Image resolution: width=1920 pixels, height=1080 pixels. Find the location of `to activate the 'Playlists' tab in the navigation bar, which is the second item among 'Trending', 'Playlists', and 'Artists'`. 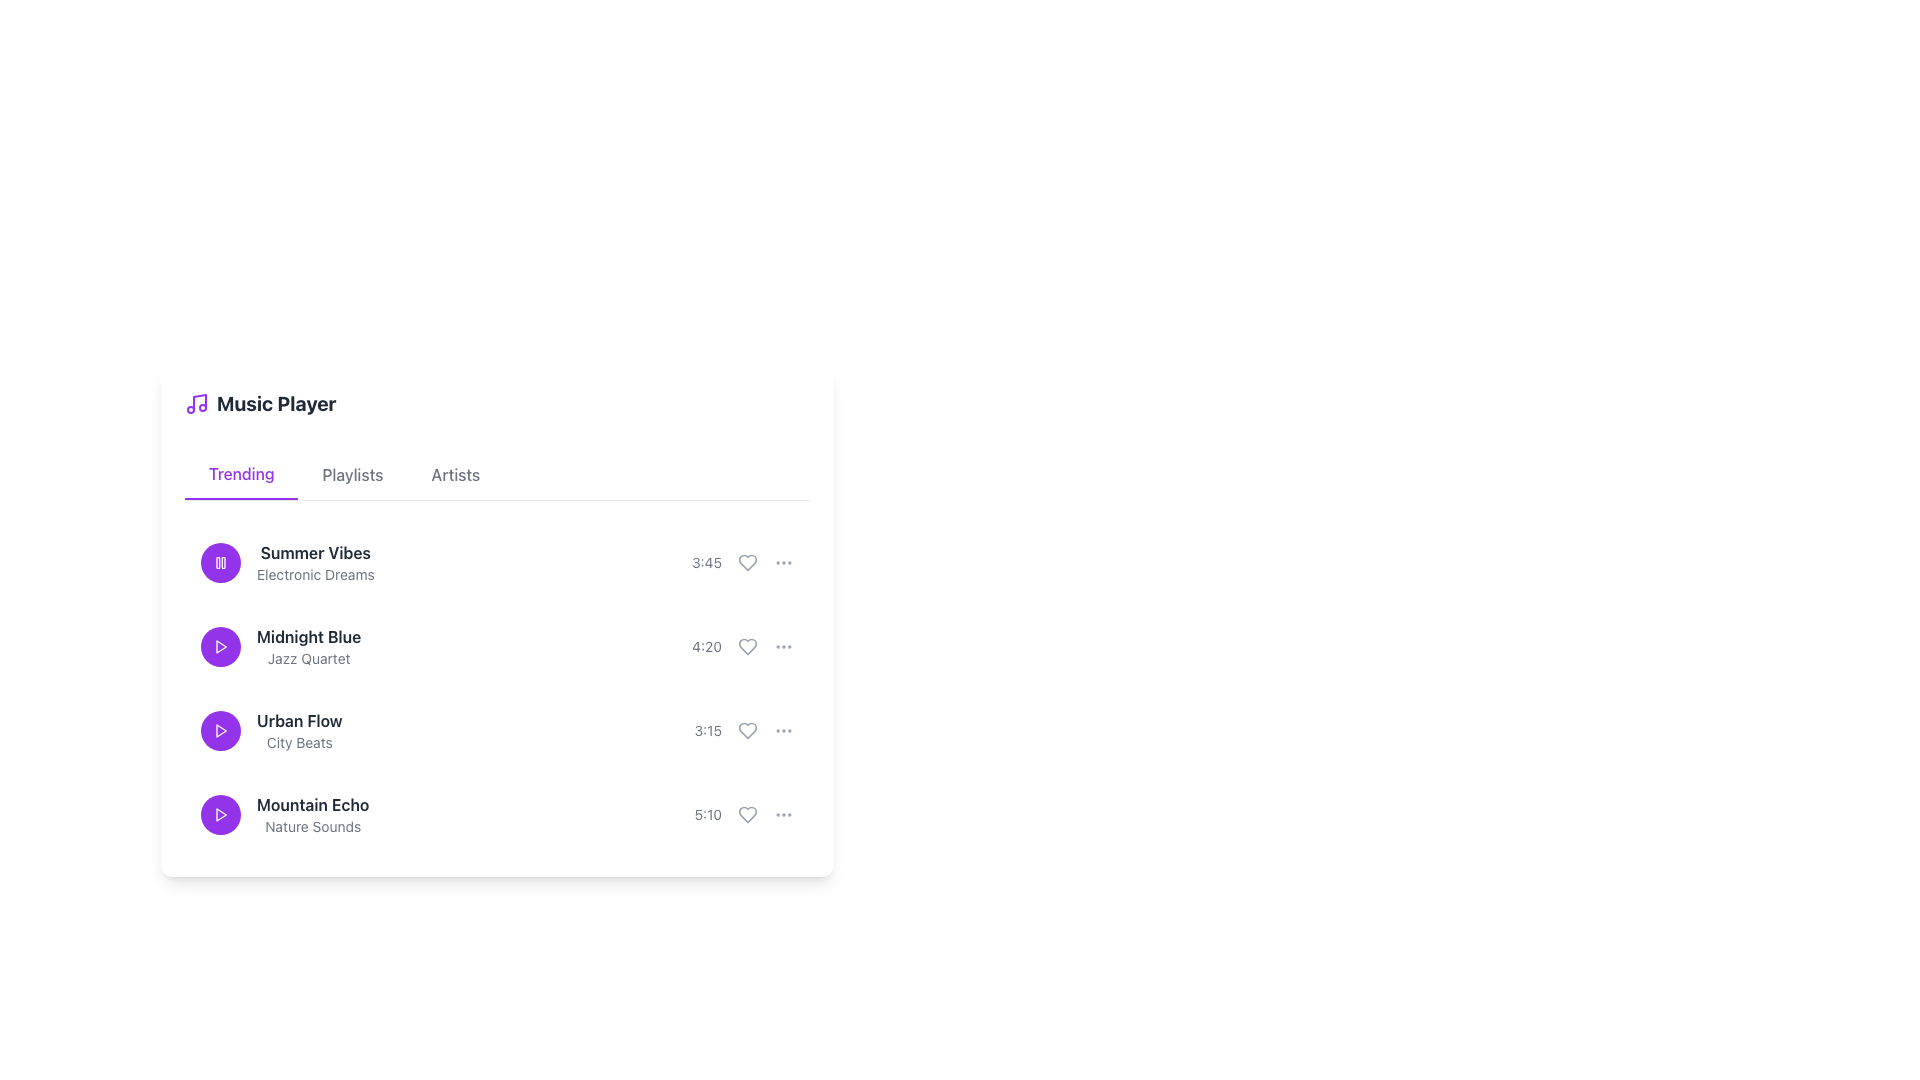

to activate the 'Playlists' tab in the navigation bar, which is the second item among 'Trending', 'Playlists', and 'Artists' is located at coordinates (352, 474).